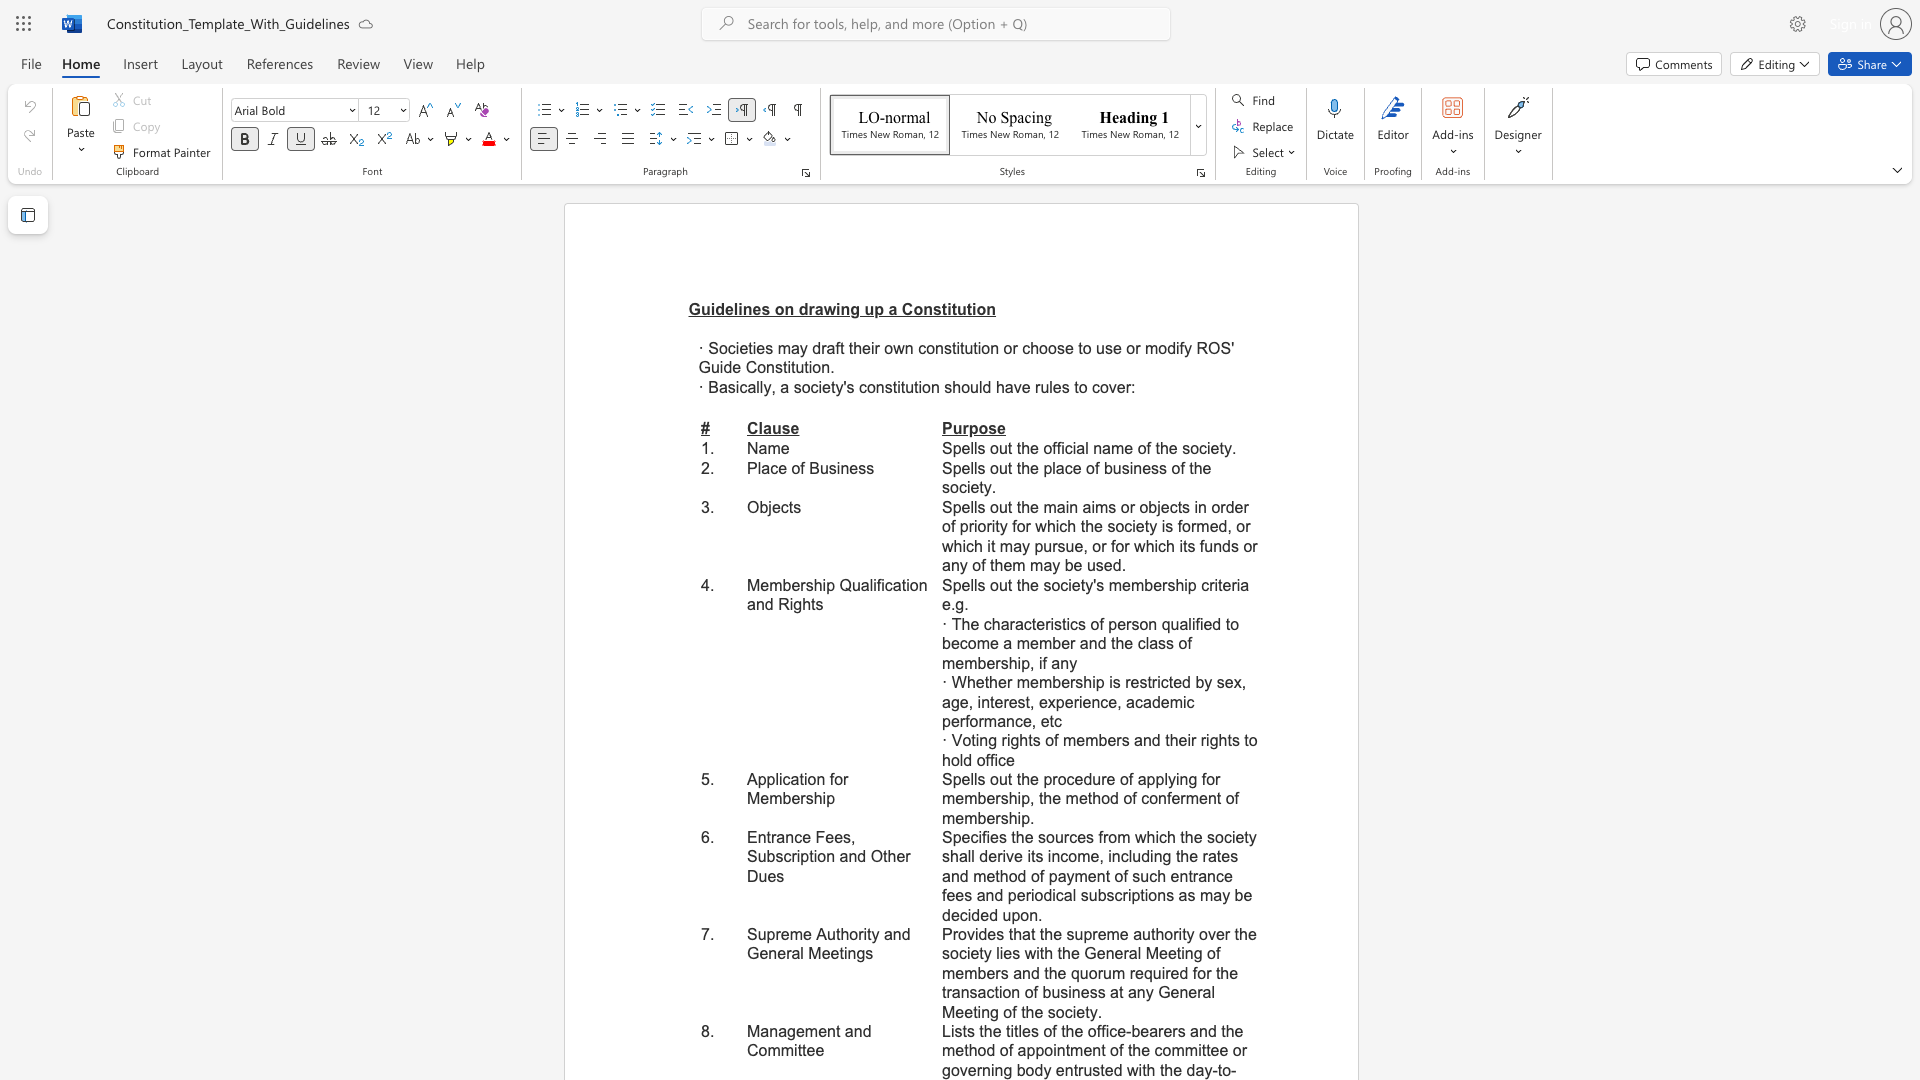 The image size is (1920, 1080). Describe the element at coordinates (1186, 701) in the screenshot. I see `the subset text "c performance" within the text "· Whether membership is restricted by sex, age, interest, experience, academic performance, etc"` at that location.